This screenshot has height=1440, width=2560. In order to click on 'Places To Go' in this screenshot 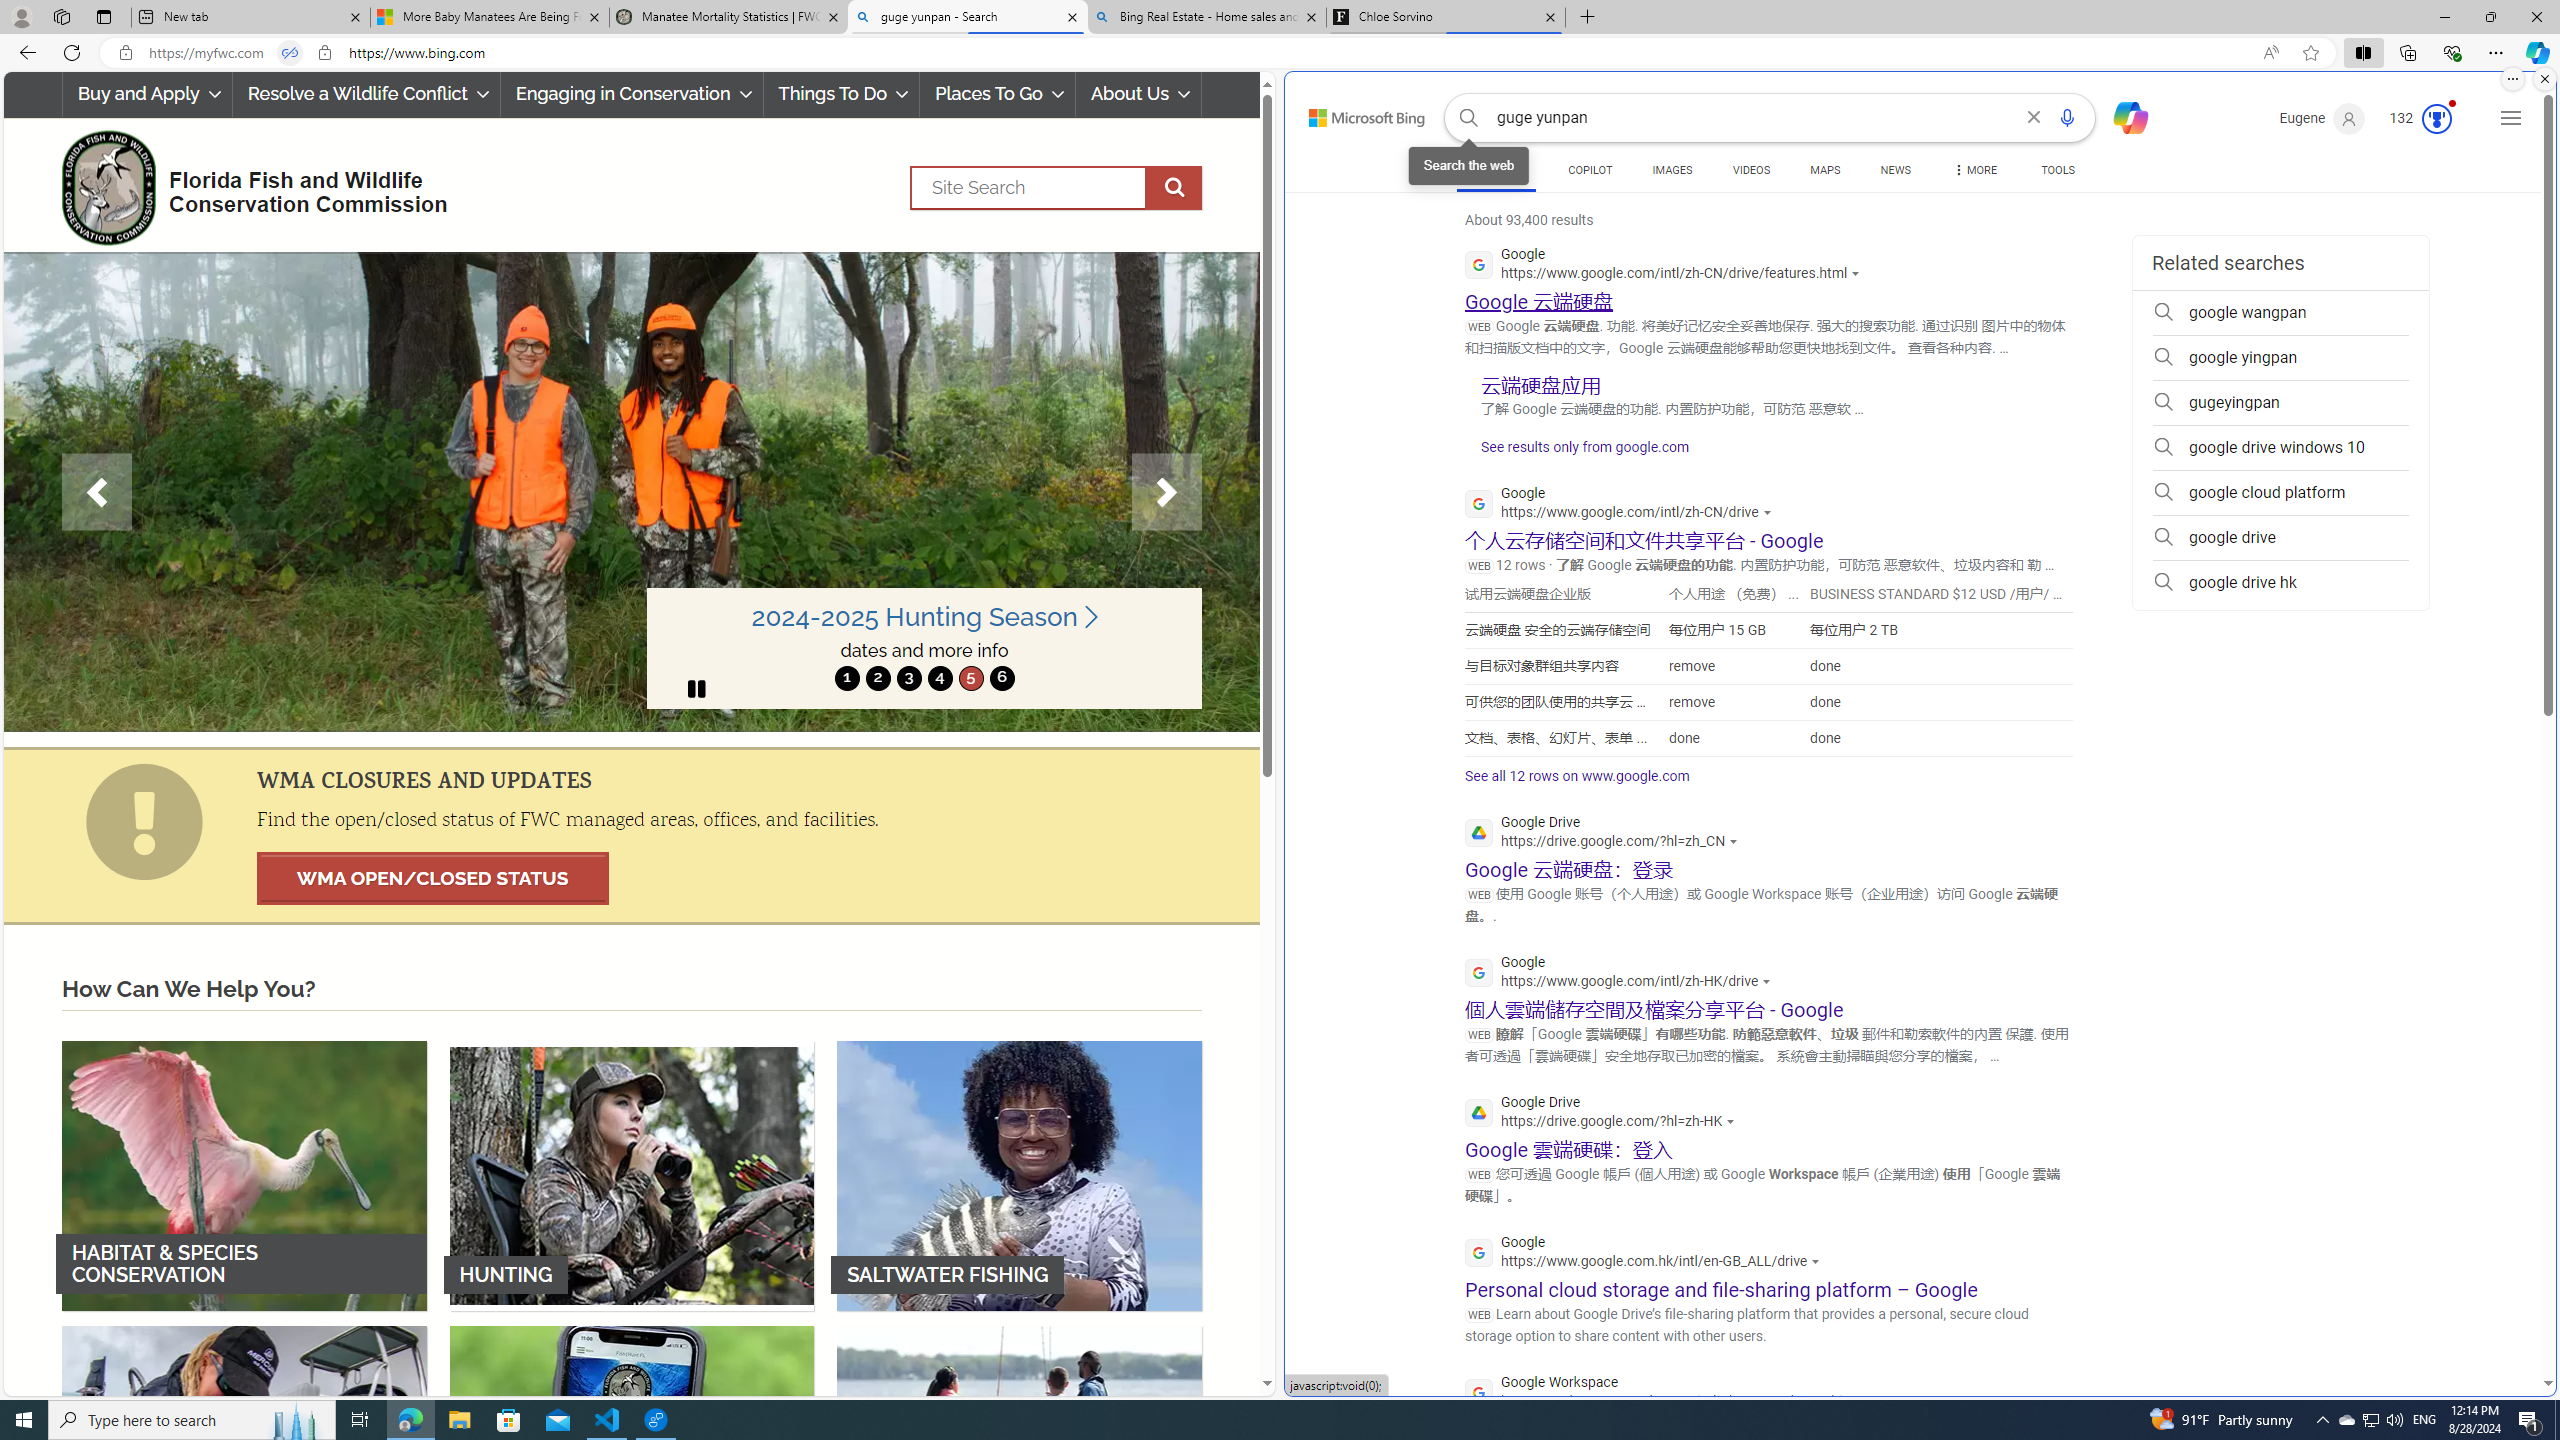, I will do `click(996, 93)`.